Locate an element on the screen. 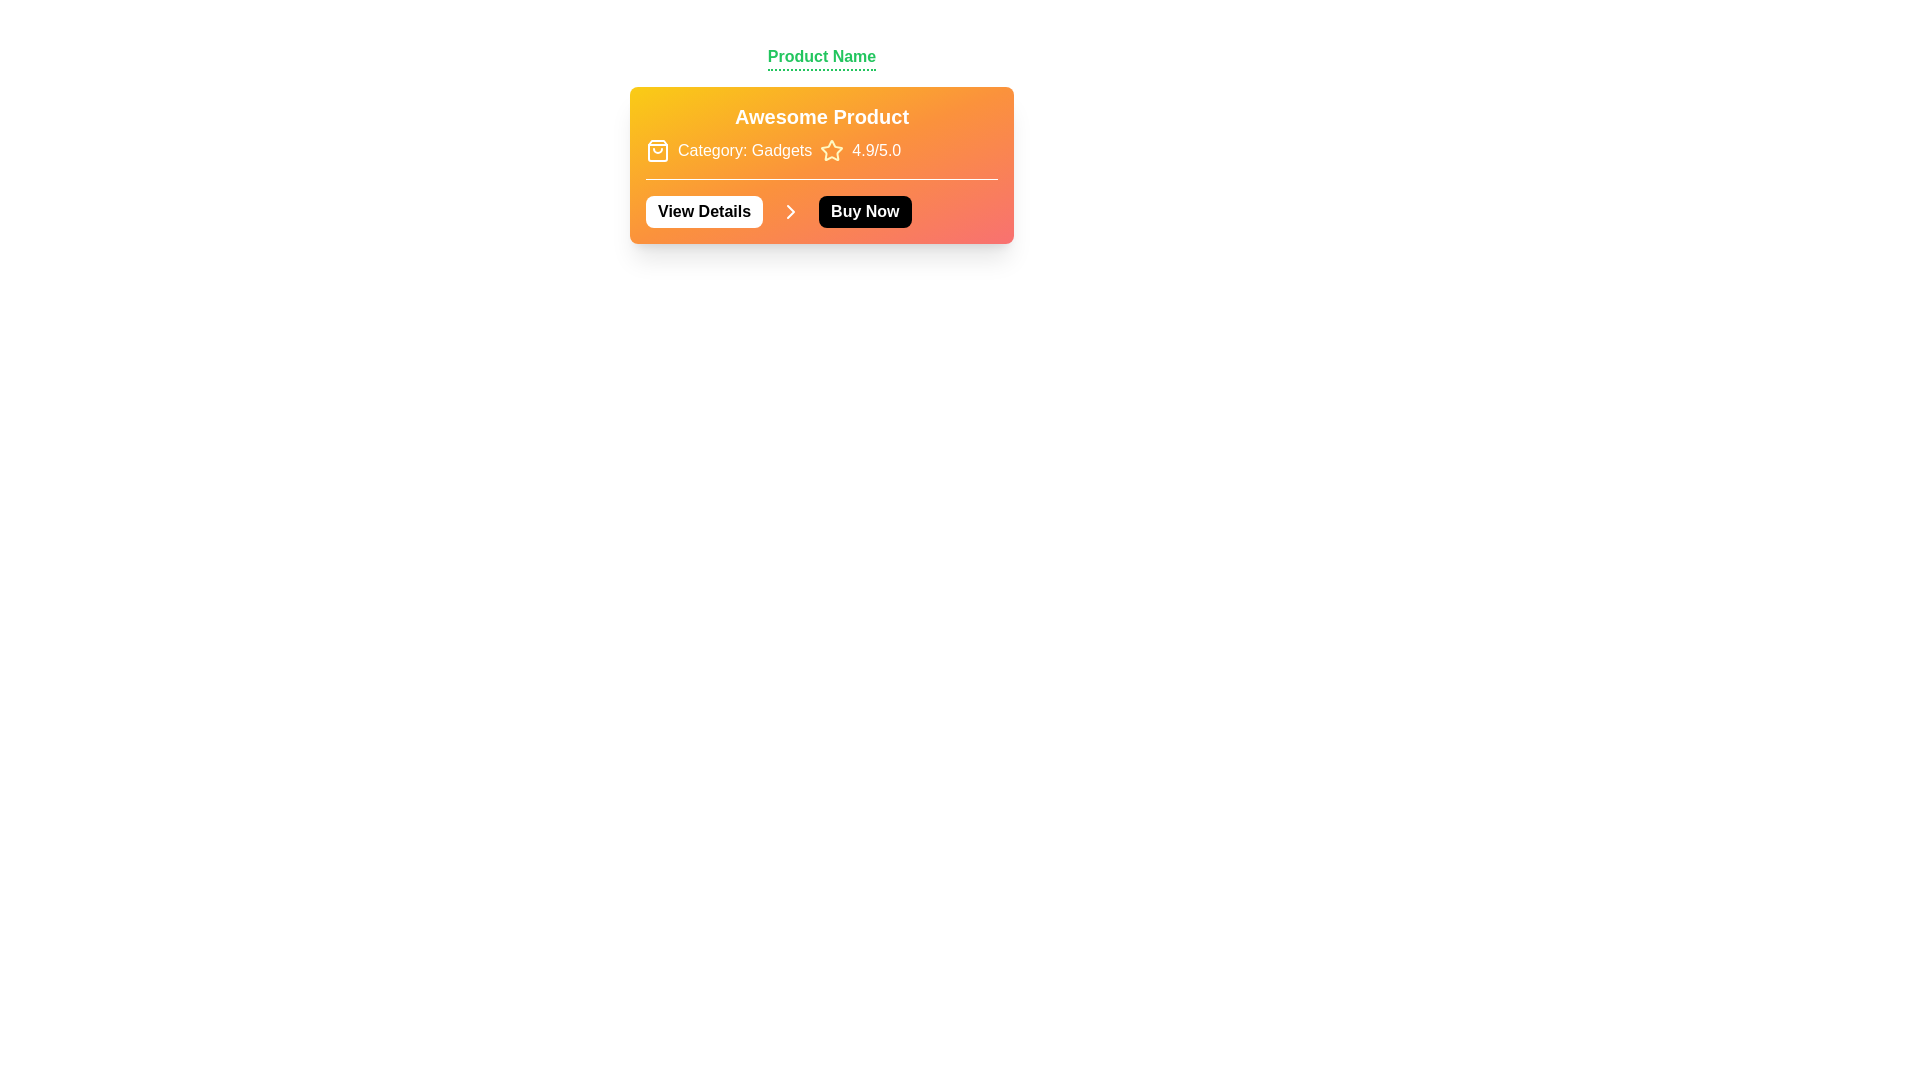  the 'Product Name' text label, which is displayed prominently in a bold green font and underlined is located at coordinates (821, 56).